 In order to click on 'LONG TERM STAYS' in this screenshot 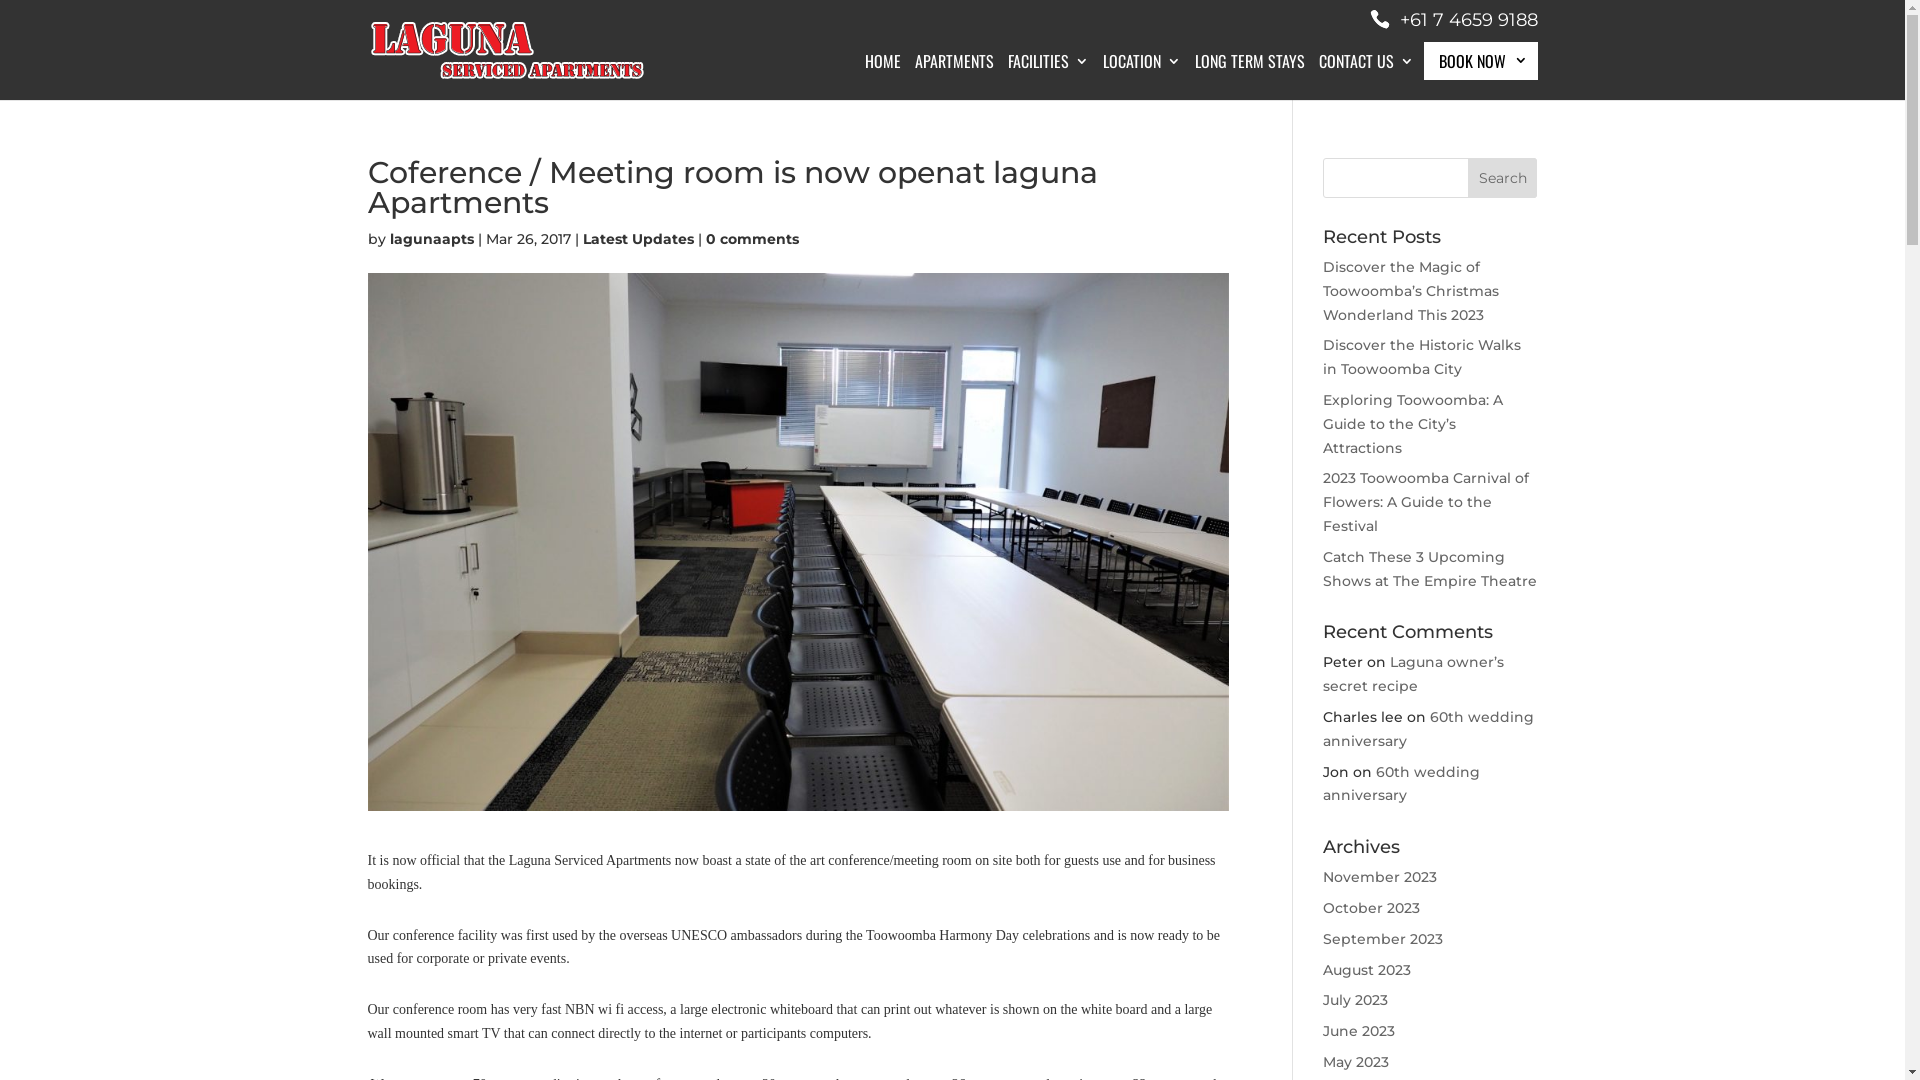, I will do `click(1194, 76)`.